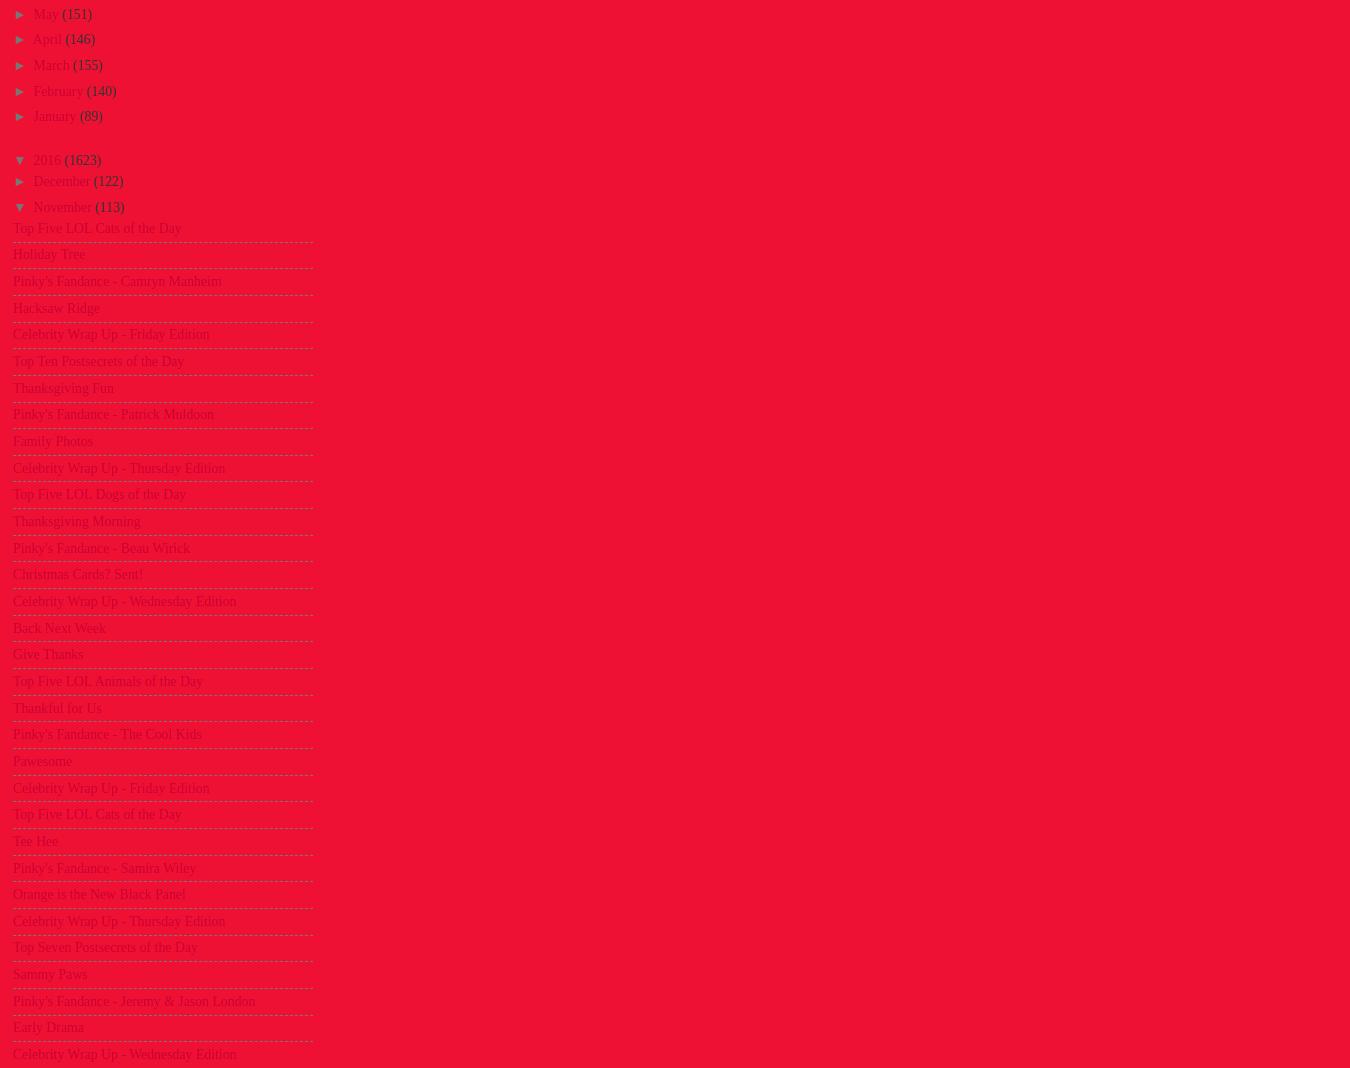 This screenshot has width=1350, height=1068. I want to click on 'Christmas Cards? Sent!', so click(77, 573).